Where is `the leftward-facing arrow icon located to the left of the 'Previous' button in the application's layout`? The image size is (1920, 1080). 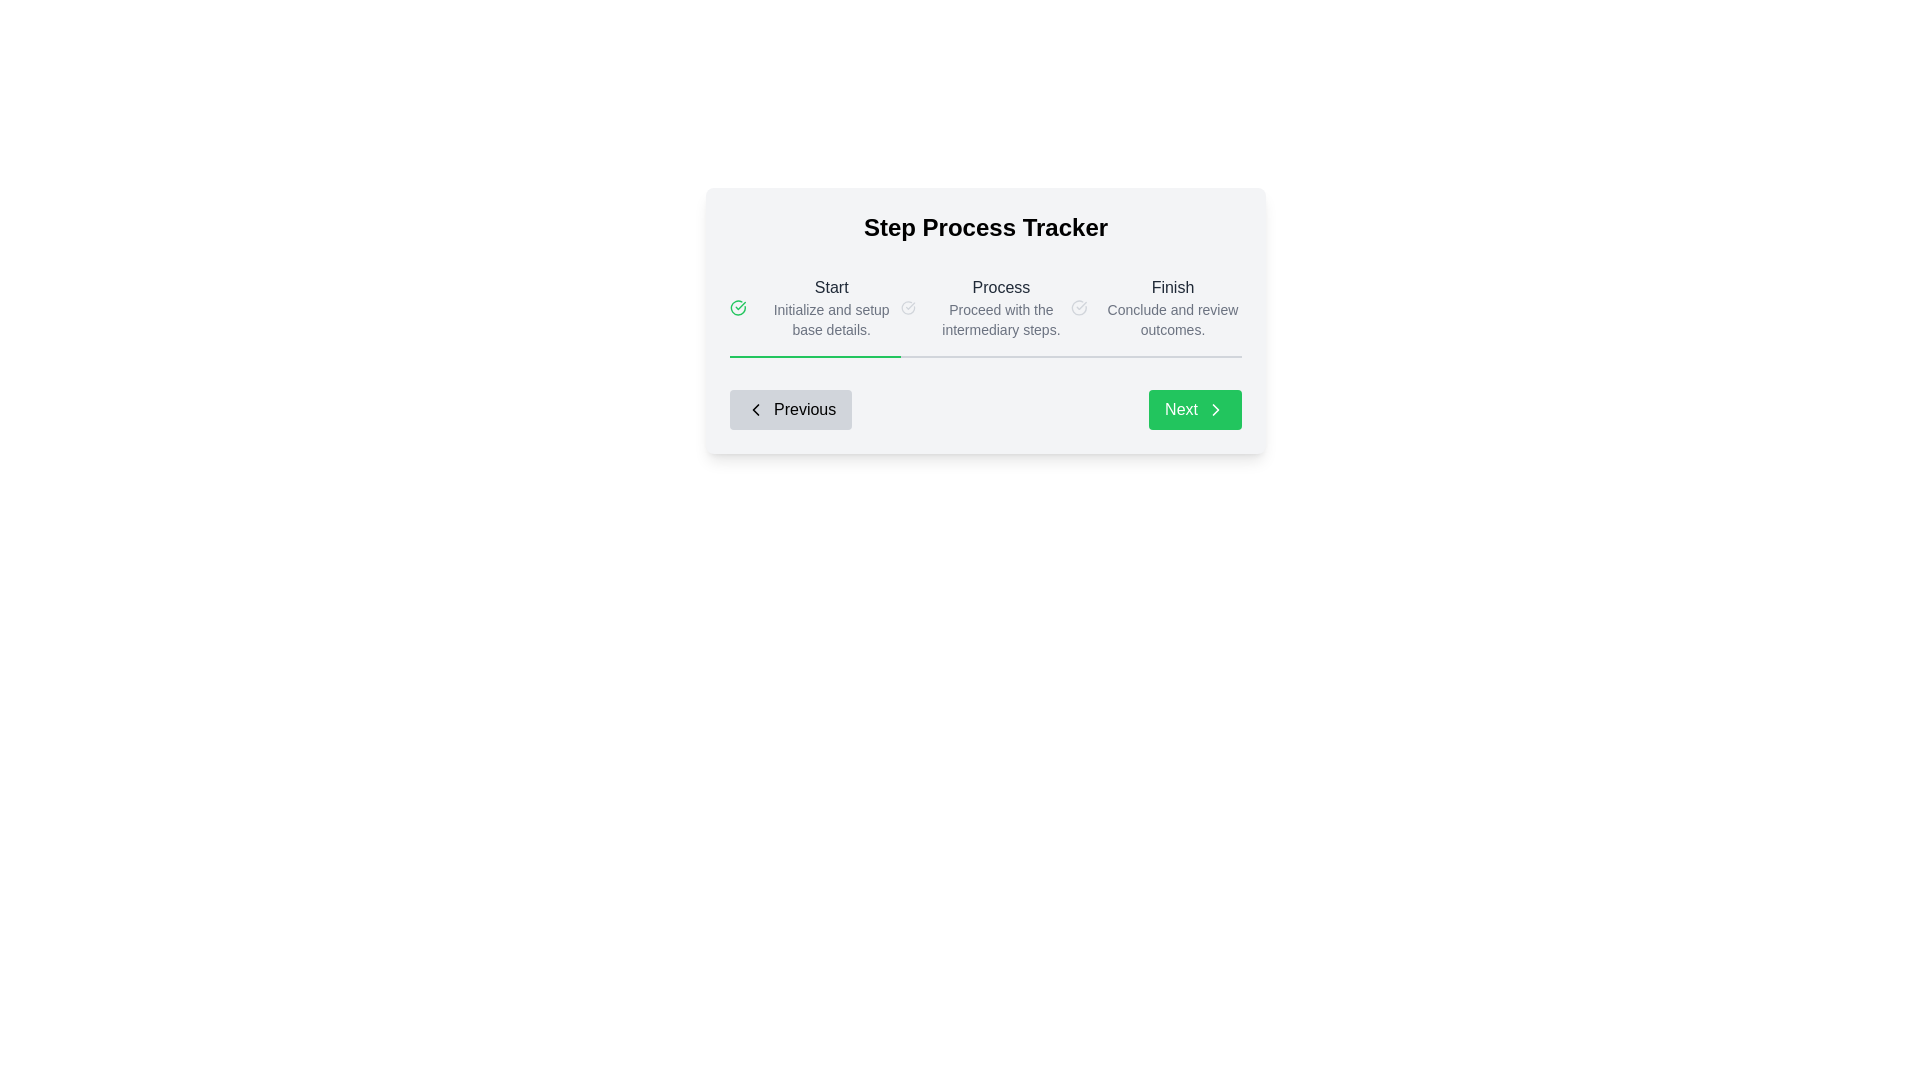
the leftward-facing arrow icon located to the left of the 'Previous' button in the application's layout is located at coordinates (754, 408).